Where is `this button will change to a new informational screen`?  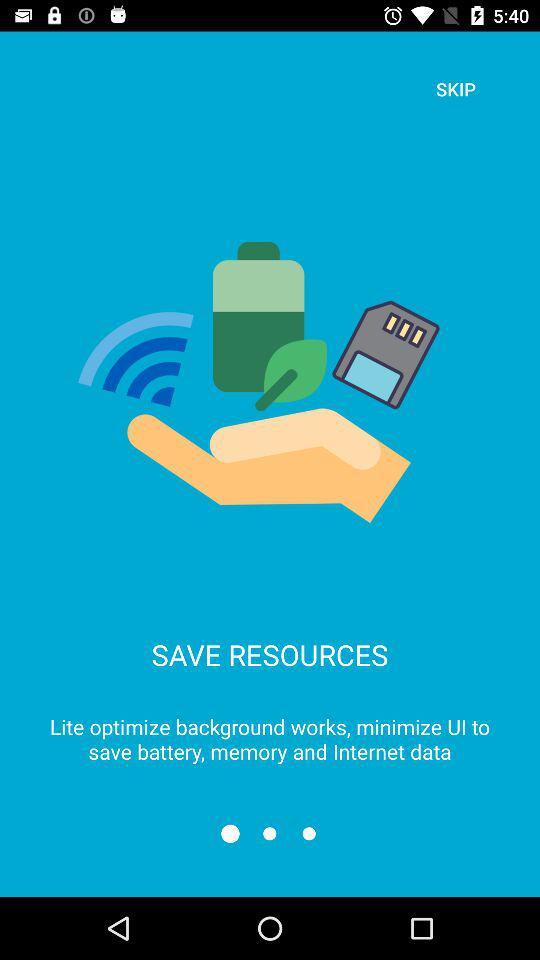
this button will change to a new informational screen is located at coordinates (269, 833).